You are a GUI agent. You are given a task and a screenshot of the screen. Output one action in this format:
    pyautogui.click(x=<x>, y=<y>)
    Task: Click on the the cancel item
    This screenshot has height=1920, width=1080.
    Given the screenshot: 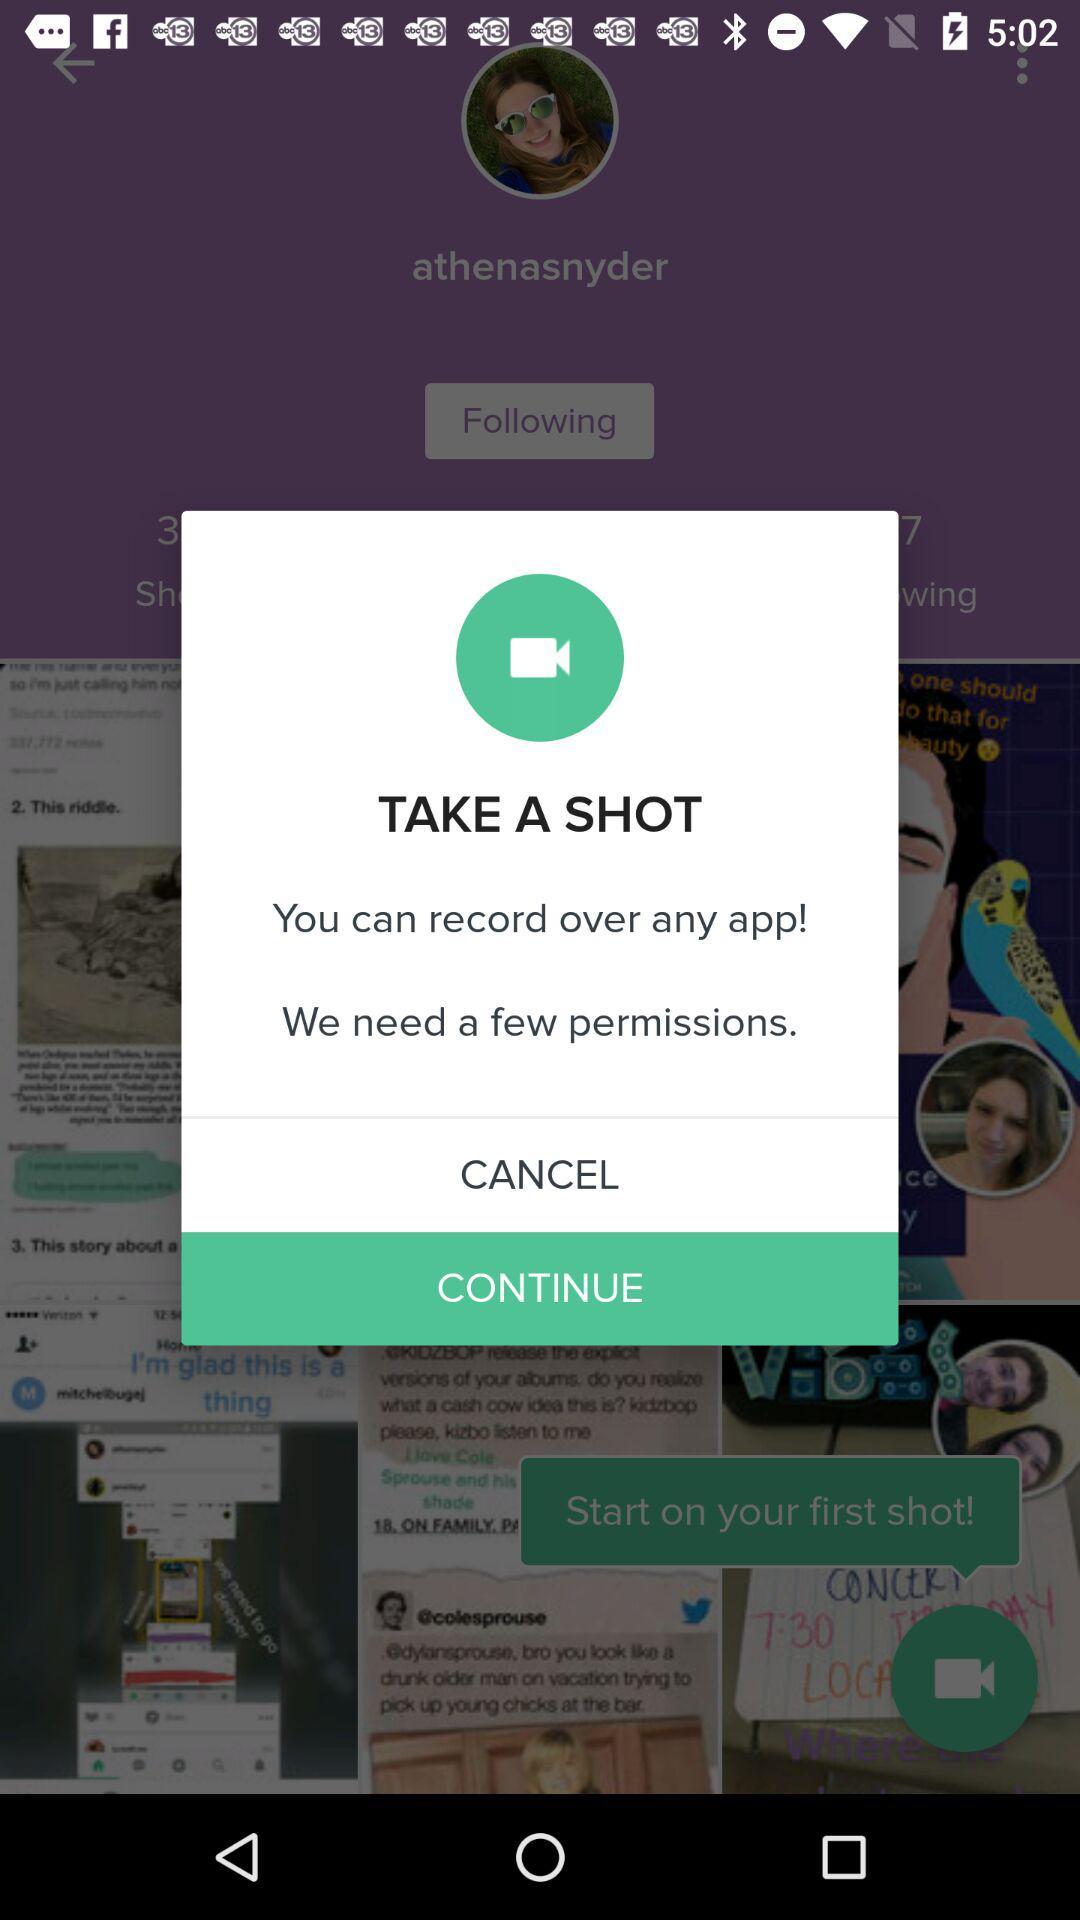 What is the action you would take?
    pyautogui.click(x=540, y=1175)
    